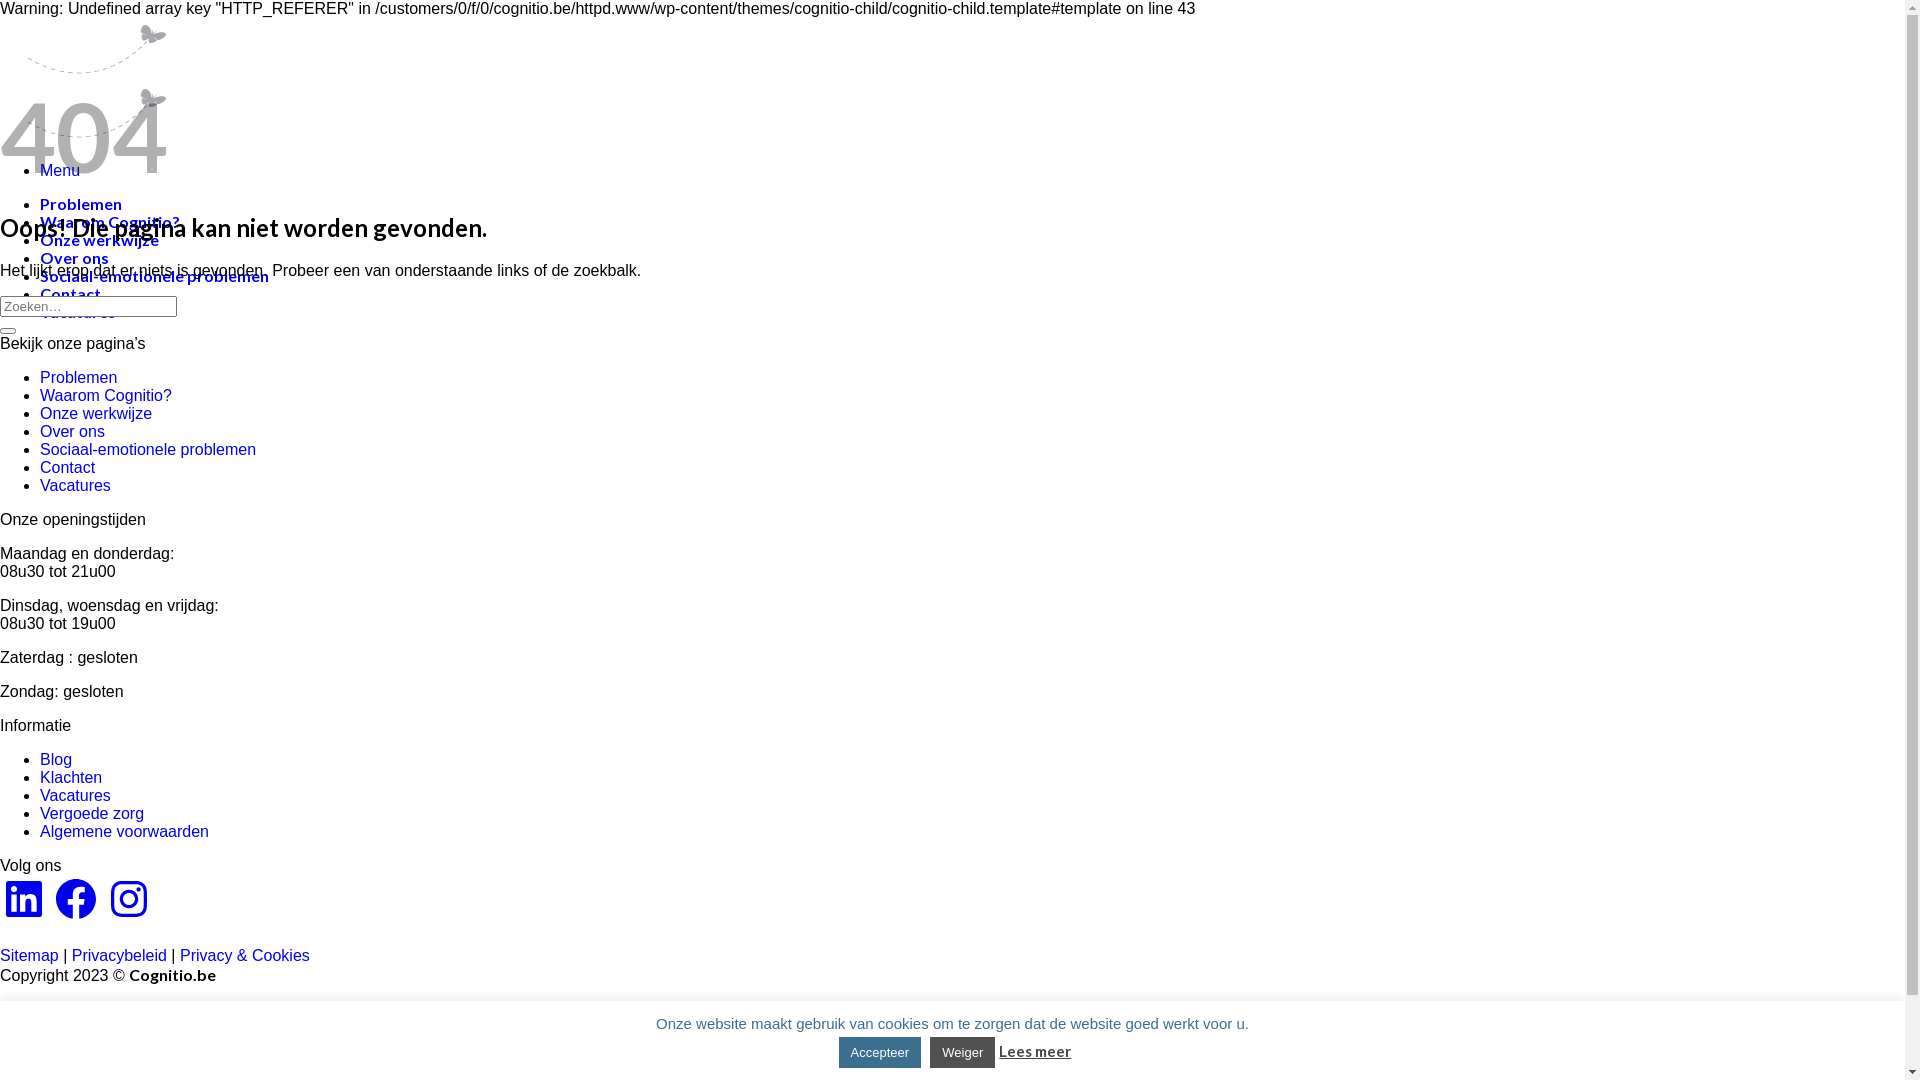 The image size is (1920, 1080). I want to click on 'Onze werkwijze', so click(39, 412).